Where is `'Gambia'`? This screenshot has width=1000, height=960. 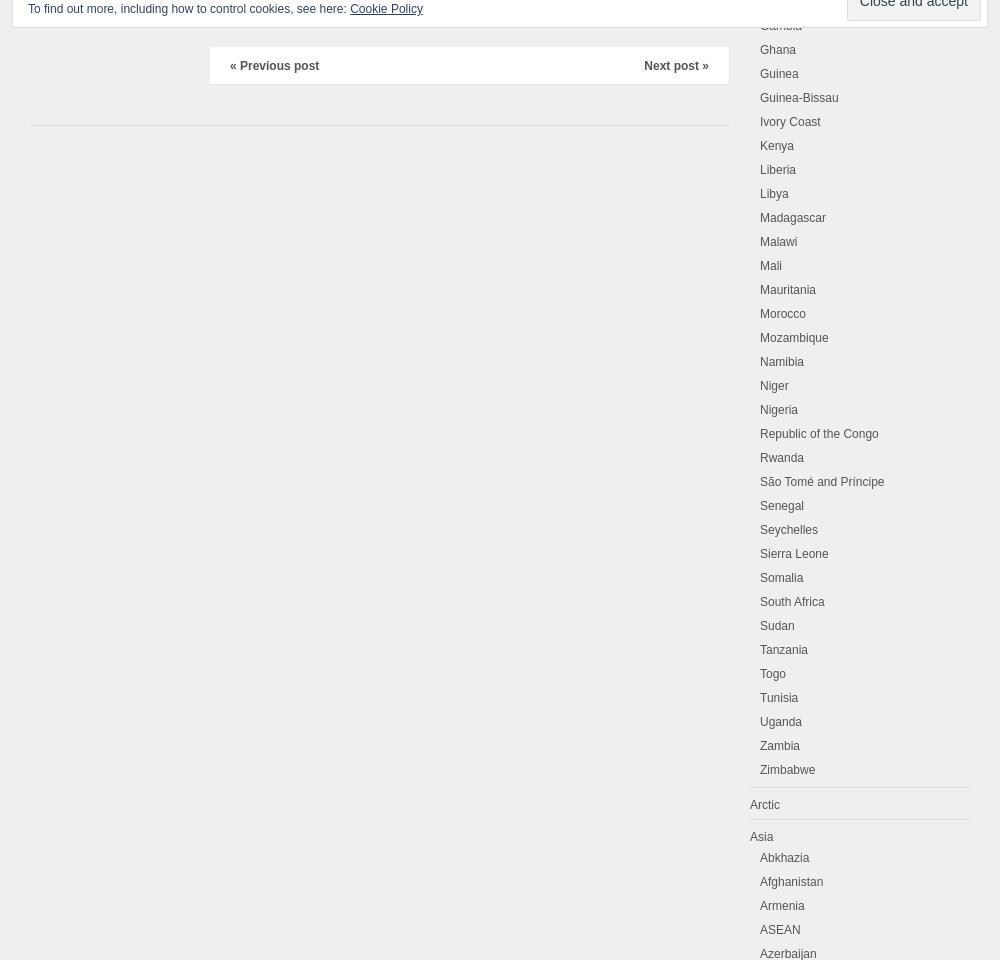
'Gambia' is located at coordinates (781, 25).